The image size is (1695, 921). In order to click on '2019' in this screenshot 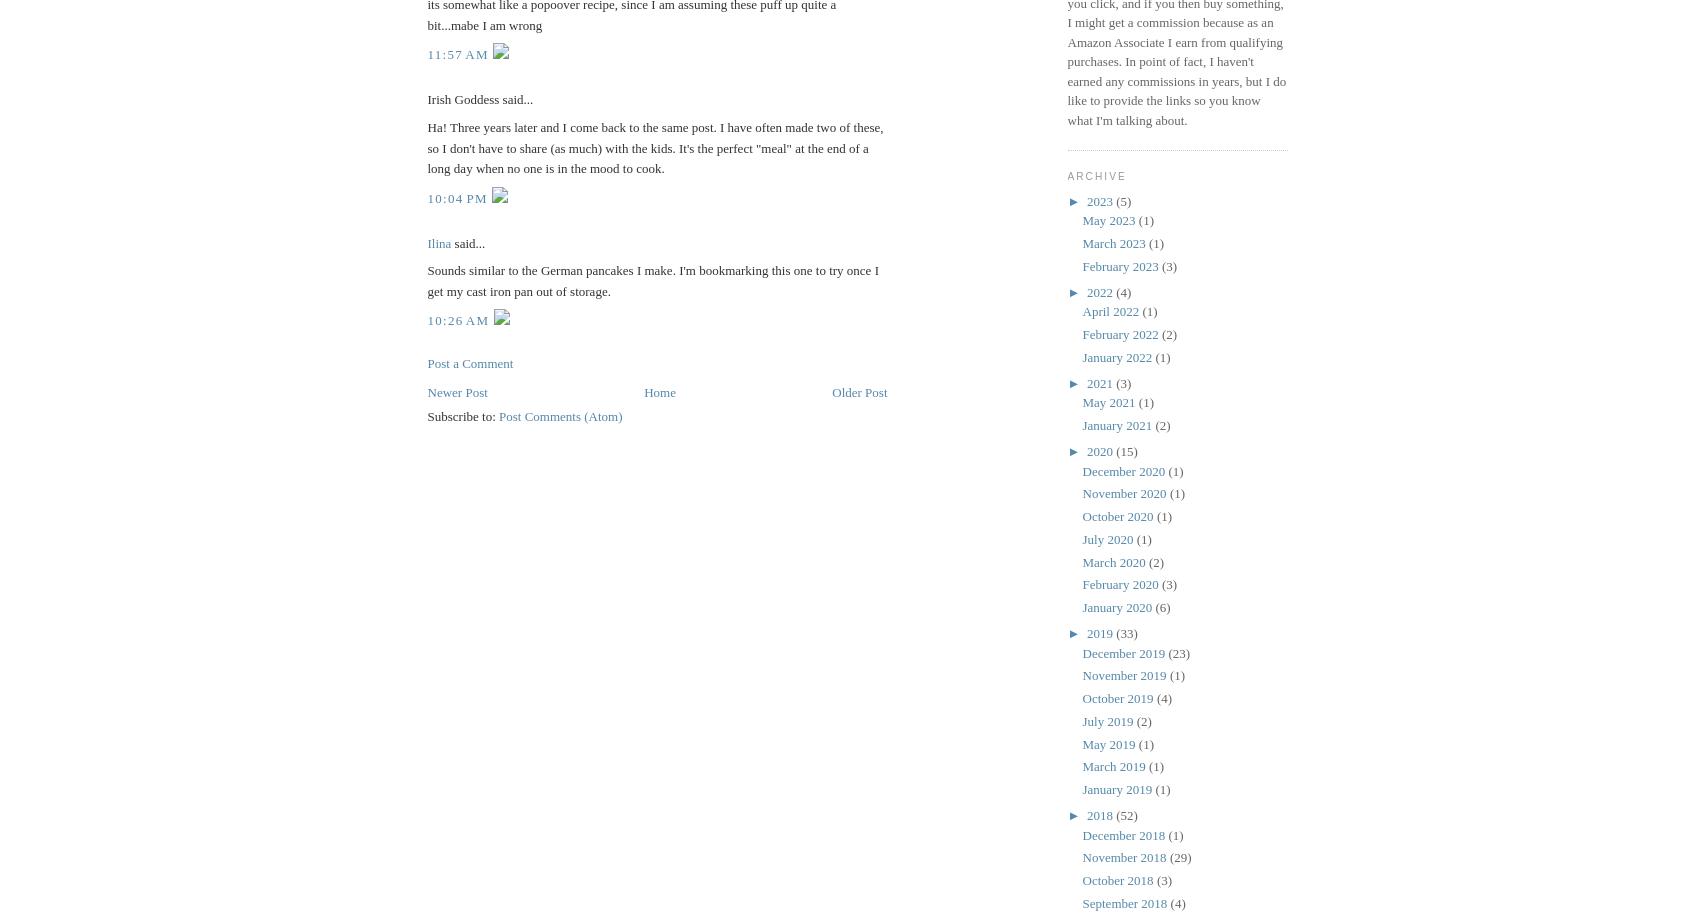, I will do `click(1085, 633)`.